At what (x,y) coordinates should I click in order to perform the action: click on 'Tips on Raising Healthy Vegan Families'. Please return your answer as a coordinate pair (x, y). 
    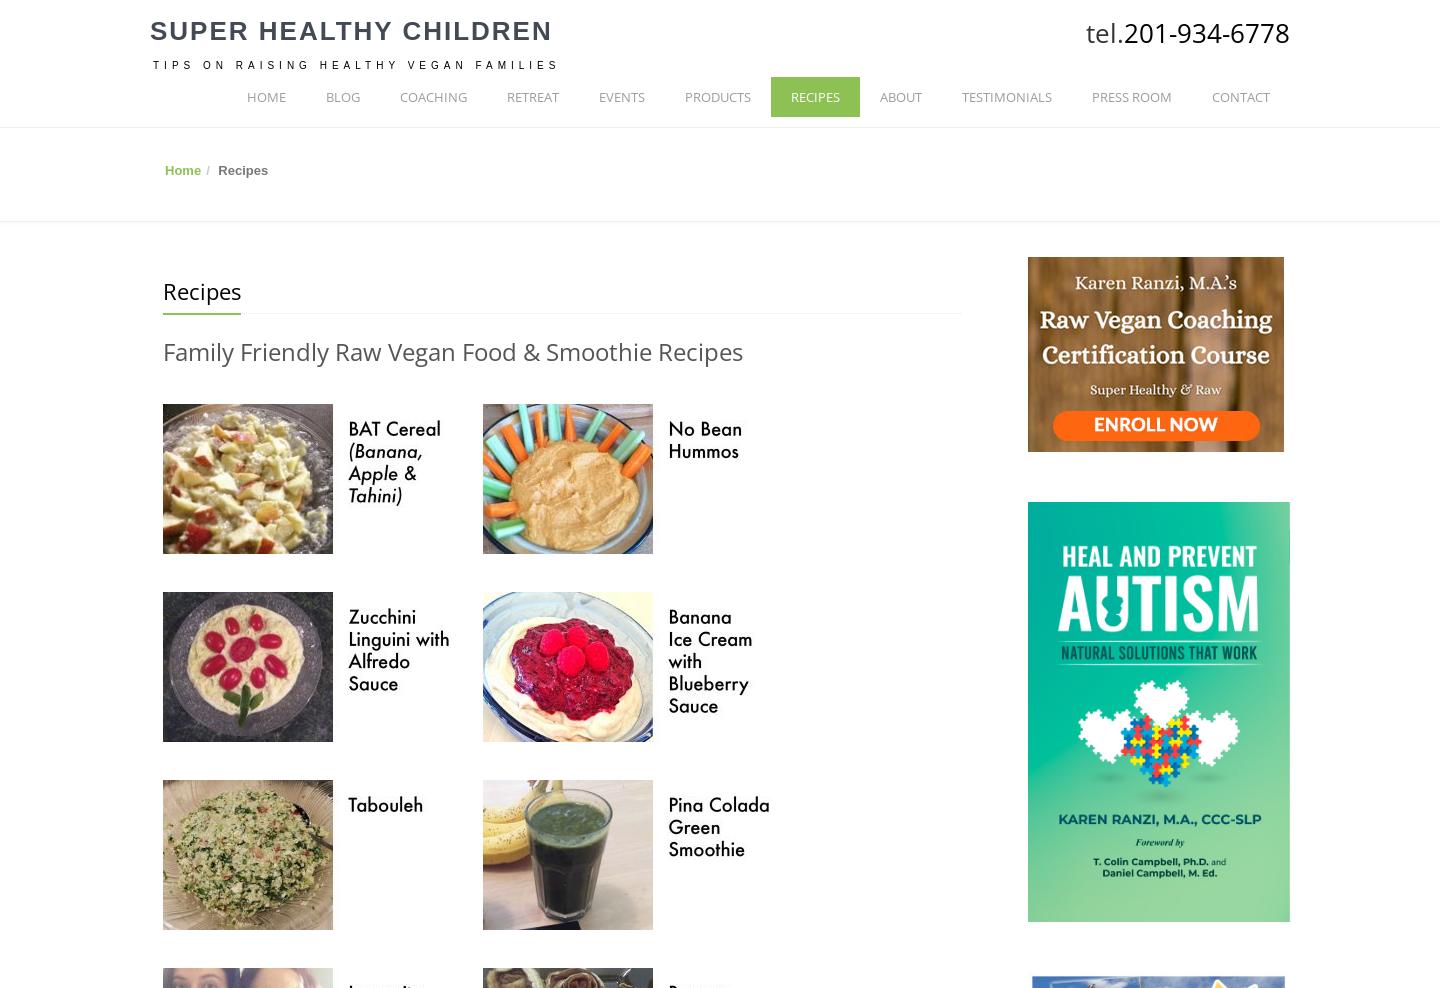
    Looking at the image, I should click on (151, 65).